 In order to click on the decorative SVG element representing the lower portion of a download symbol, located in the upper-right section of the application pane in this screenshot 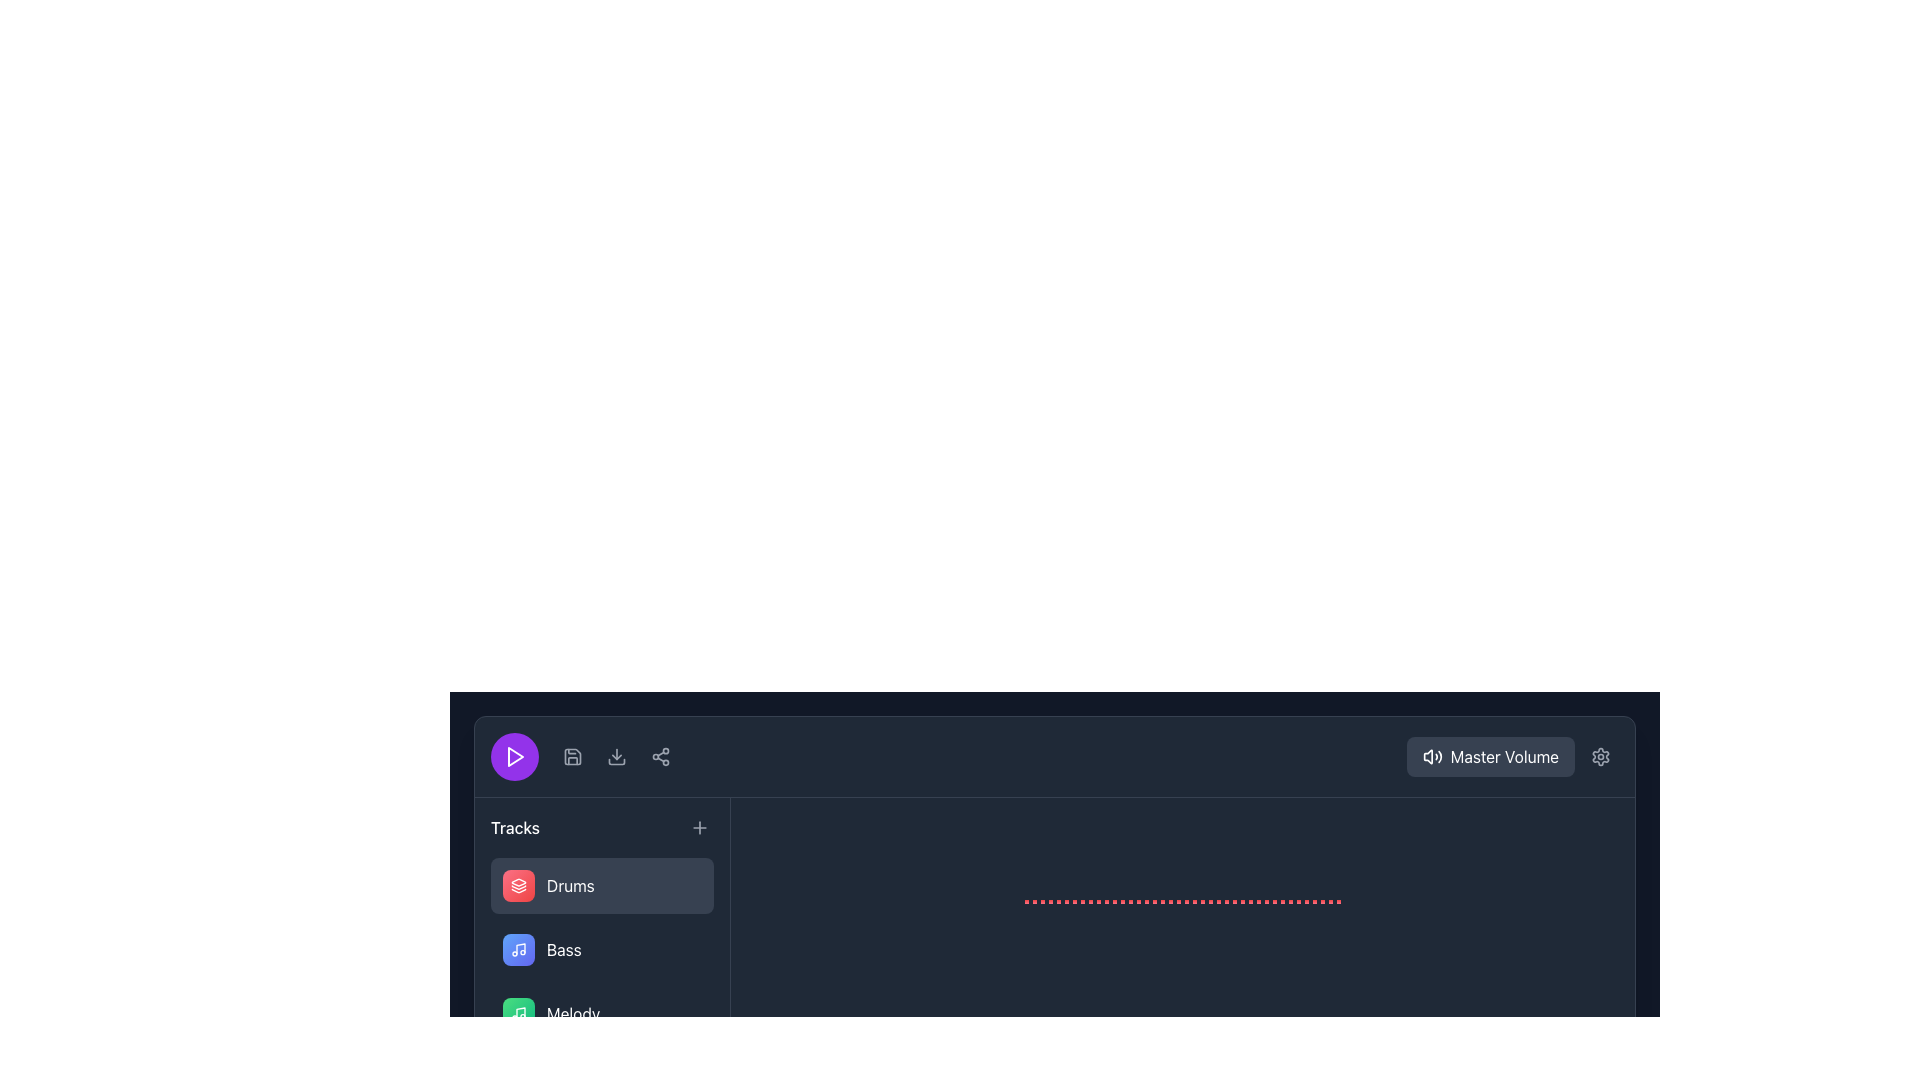, I will do `click(616, 762)`.